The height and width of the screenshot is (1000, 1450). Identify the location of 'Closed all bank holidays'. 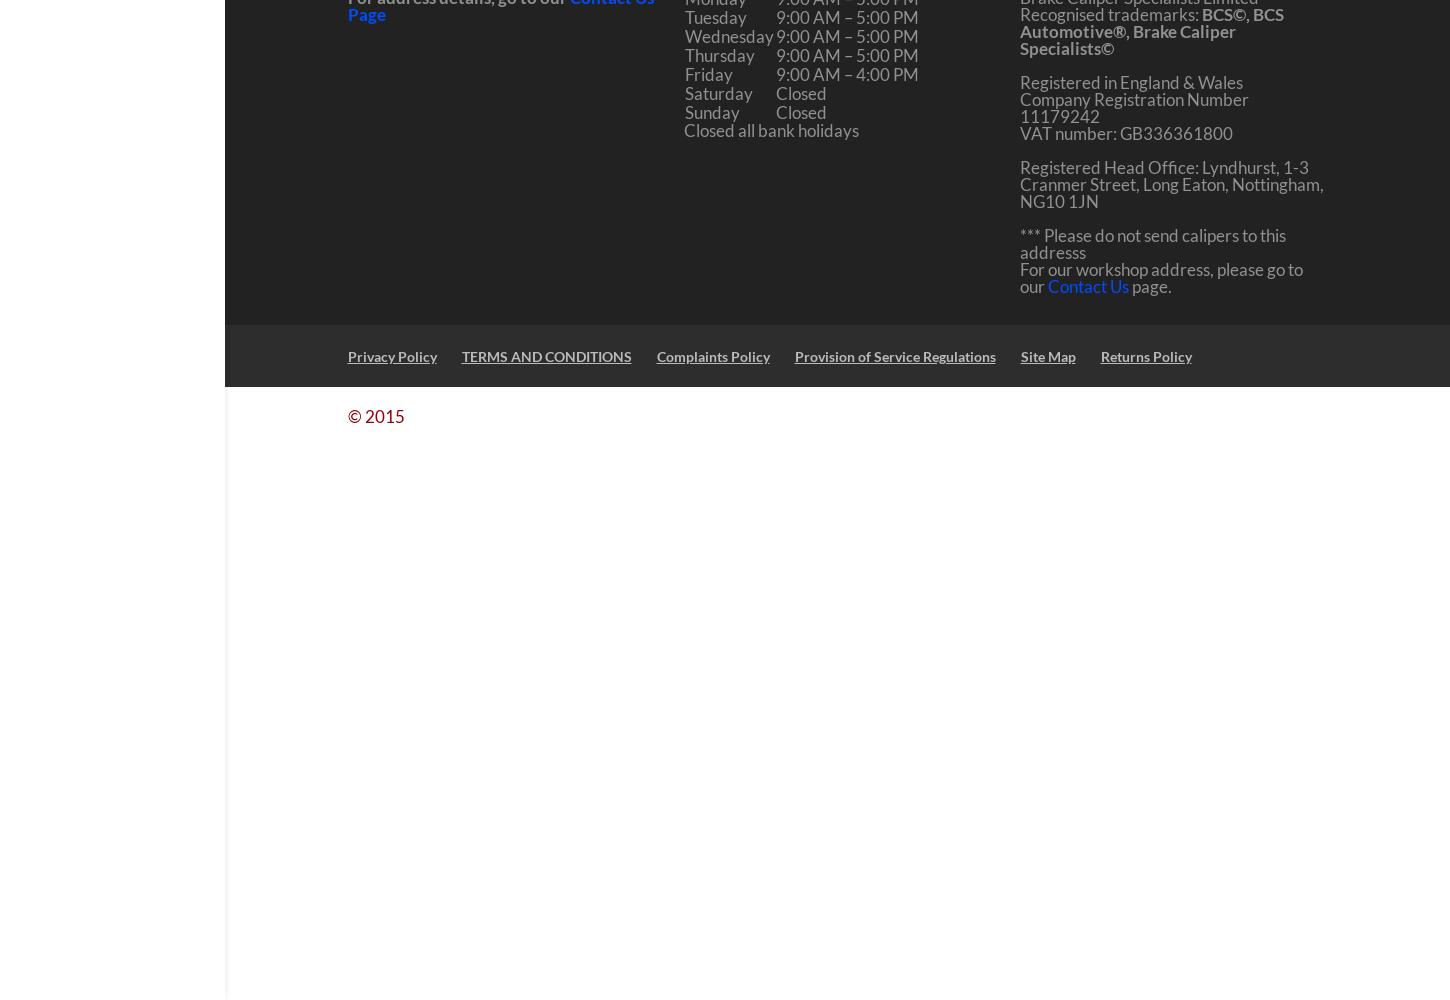
(770, 130).